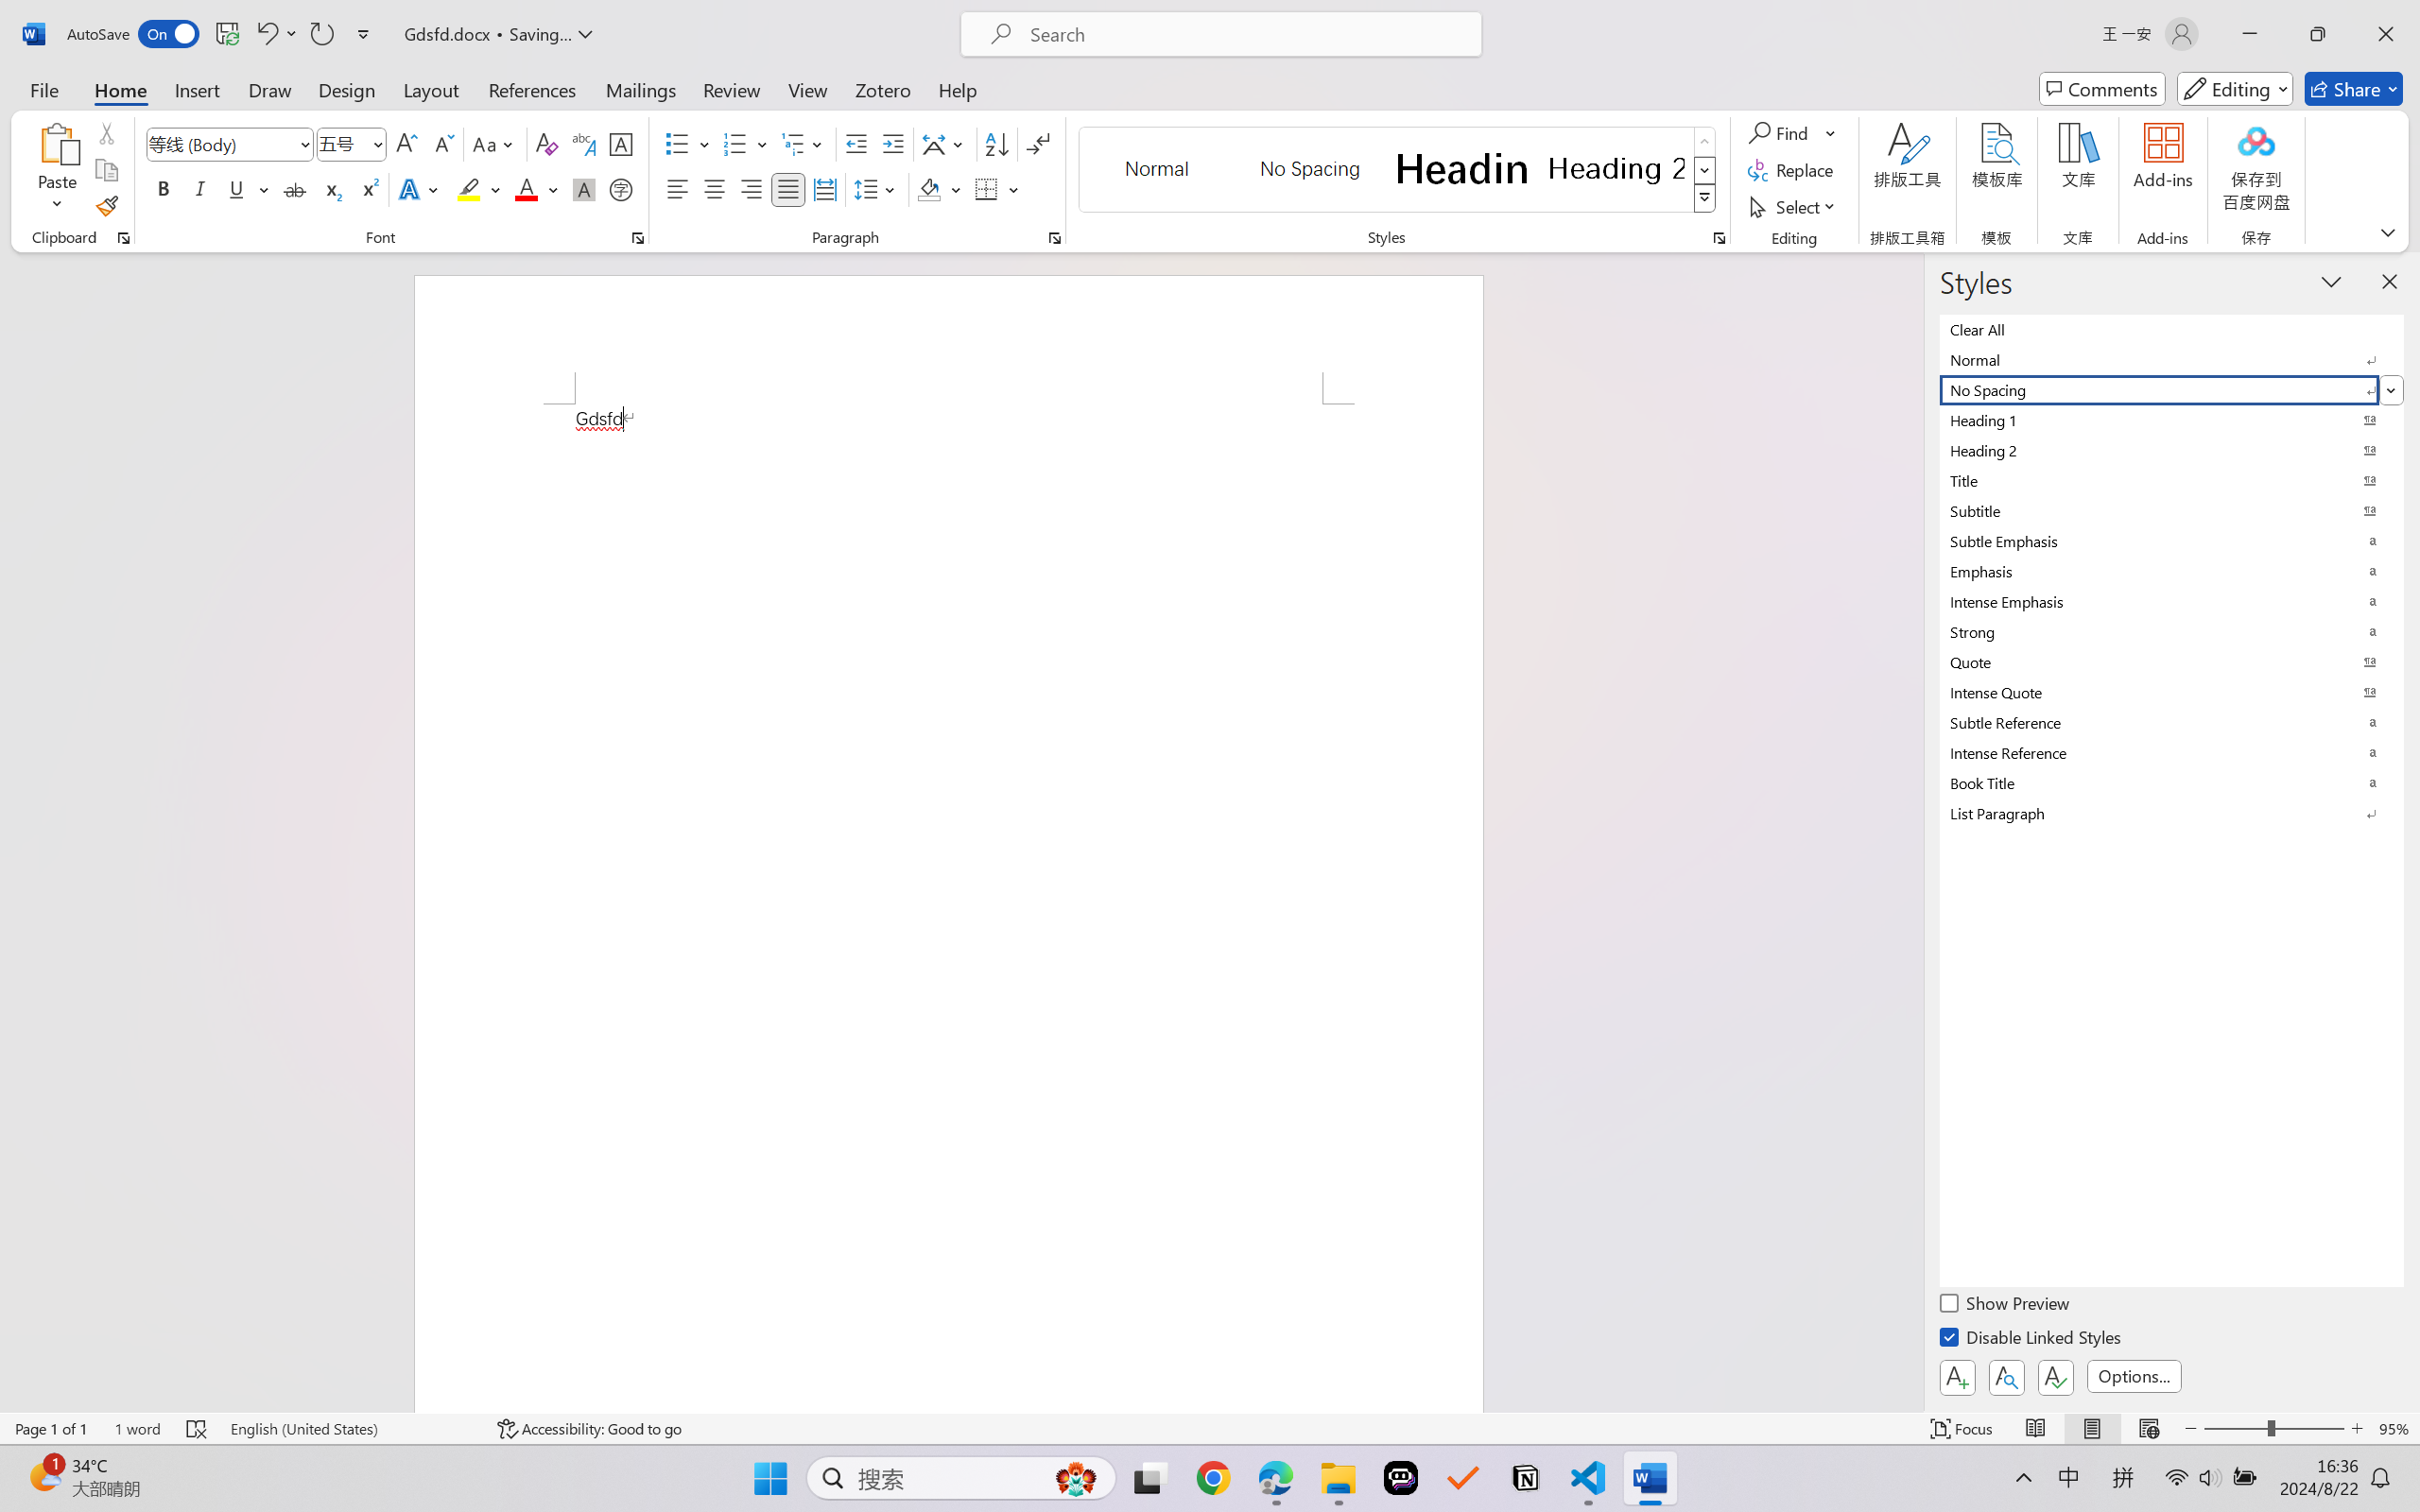 The image size is (2420, 1512). What do you see at coordinates (581, 188) in the screenshot?
I see `'Character Shading'` at bounding box center [581, 188].